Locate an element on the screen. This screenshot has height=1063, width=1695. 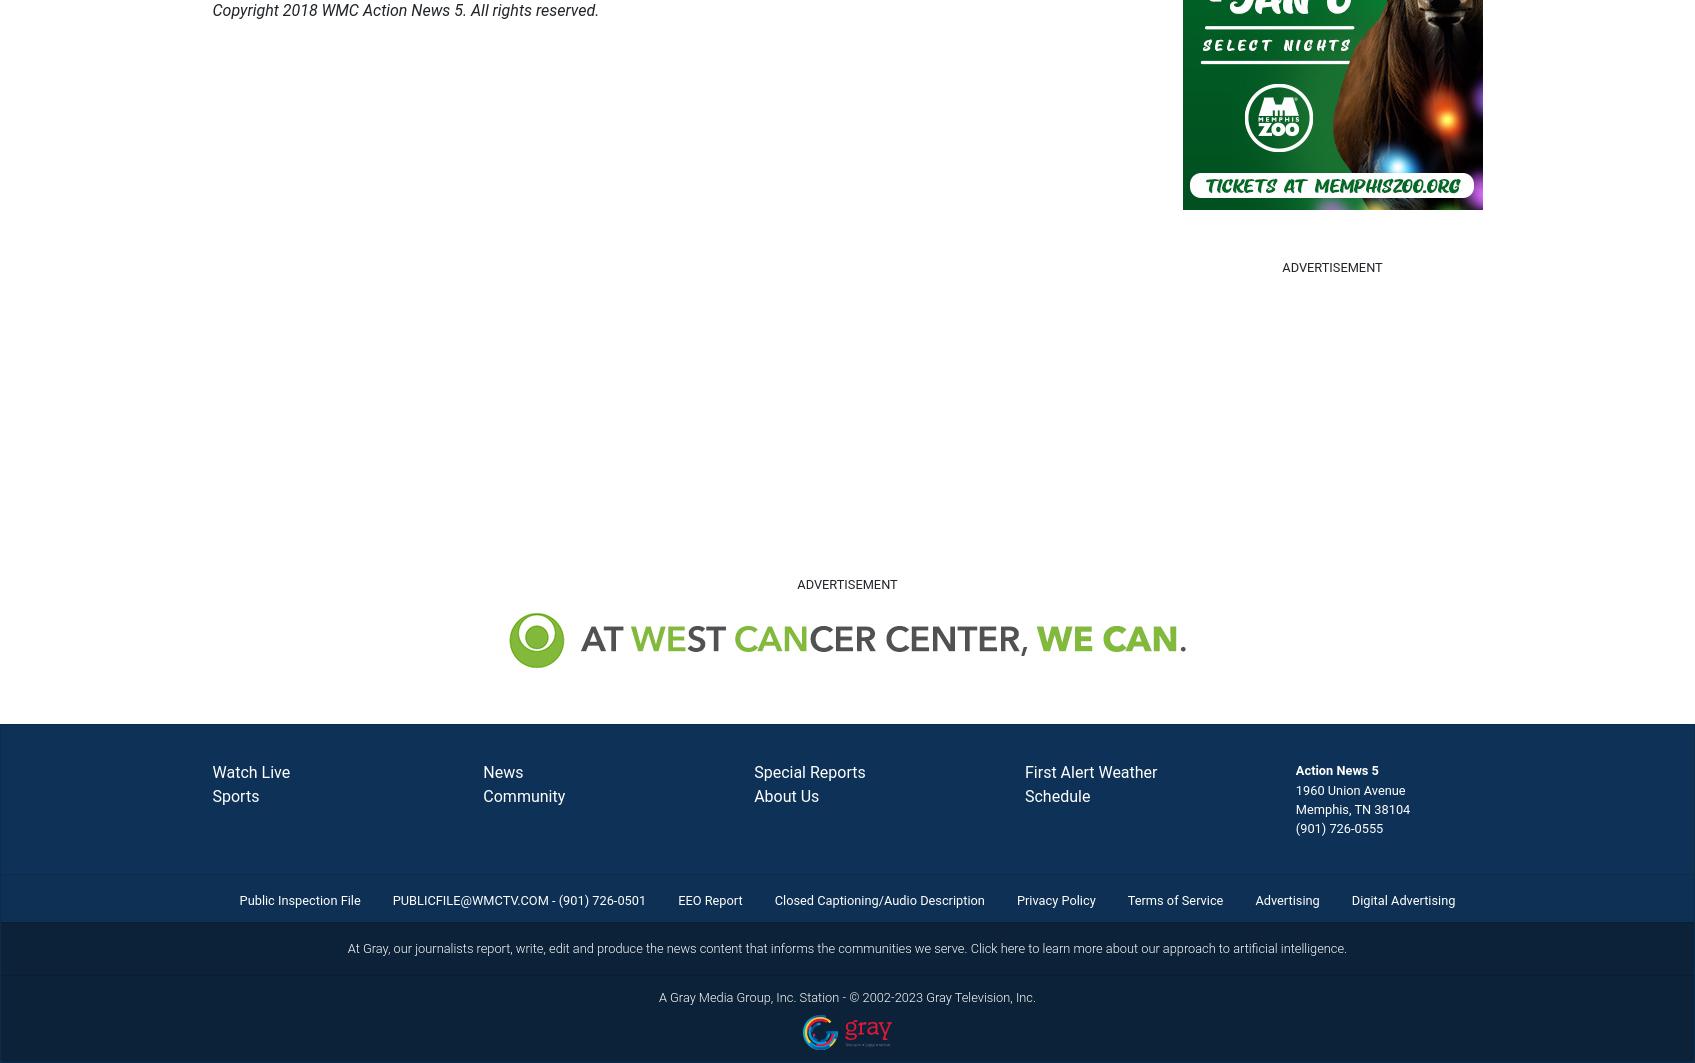
'Memphis, TN 38104' is located at coordinates (1352, 807).